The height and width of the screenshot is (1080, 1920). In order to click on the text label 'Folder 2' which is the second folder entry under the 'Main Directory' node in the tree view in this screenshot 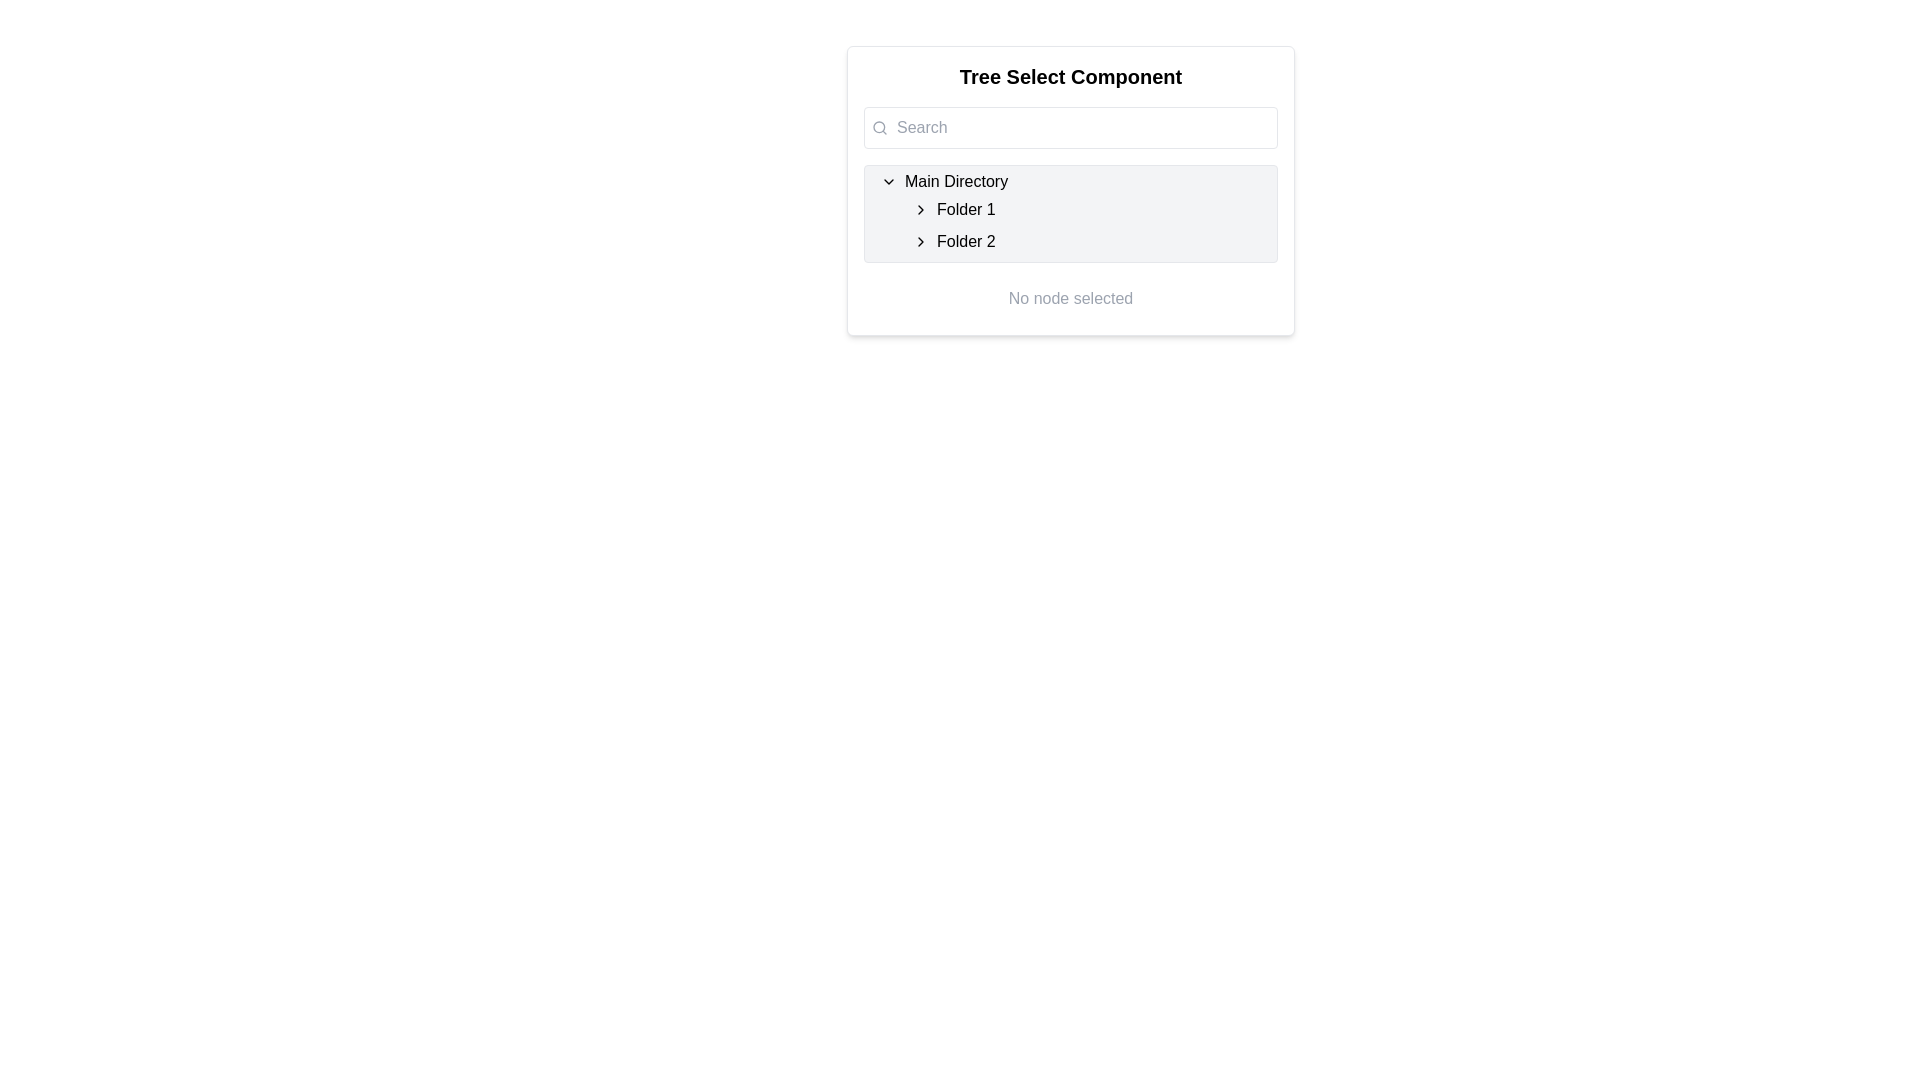, I will do `click(966, 241)`.